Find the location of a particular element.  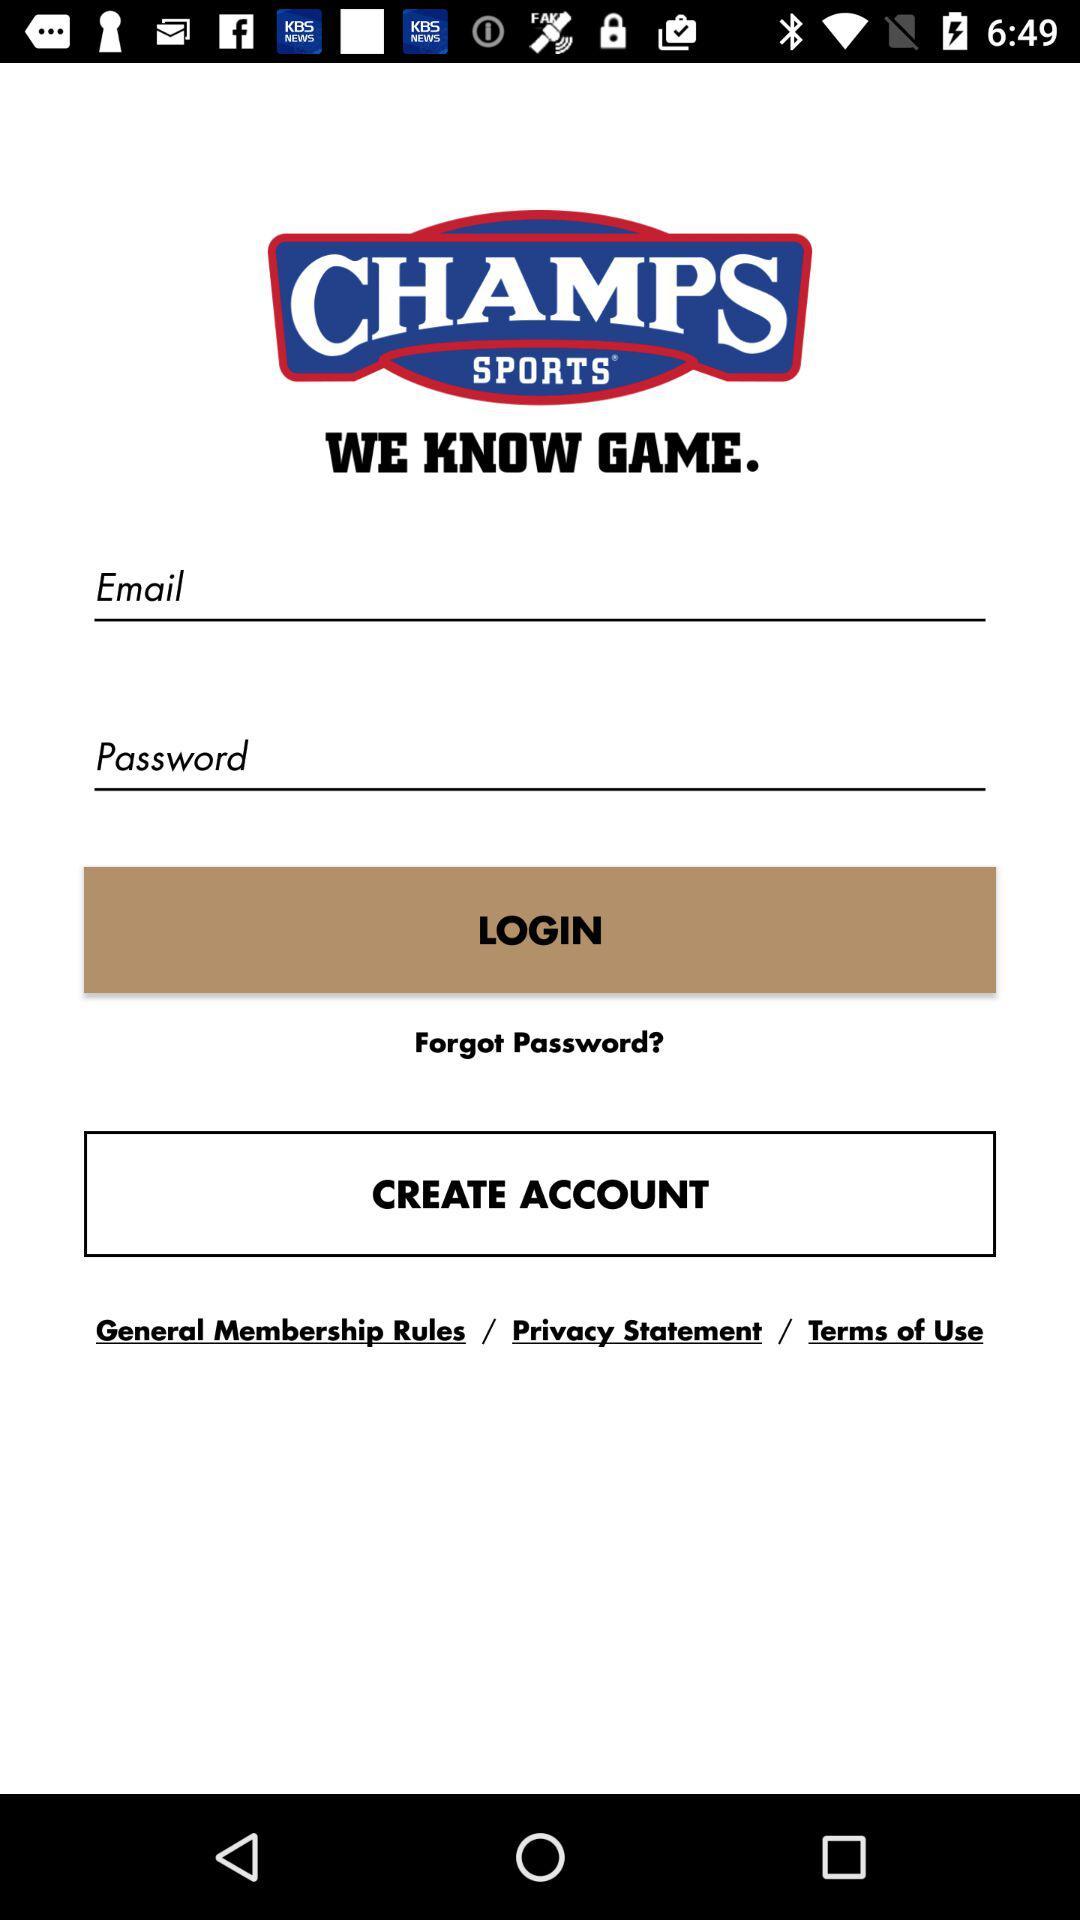

the text general membership rules below create account is located at coordinates (281, 1330).